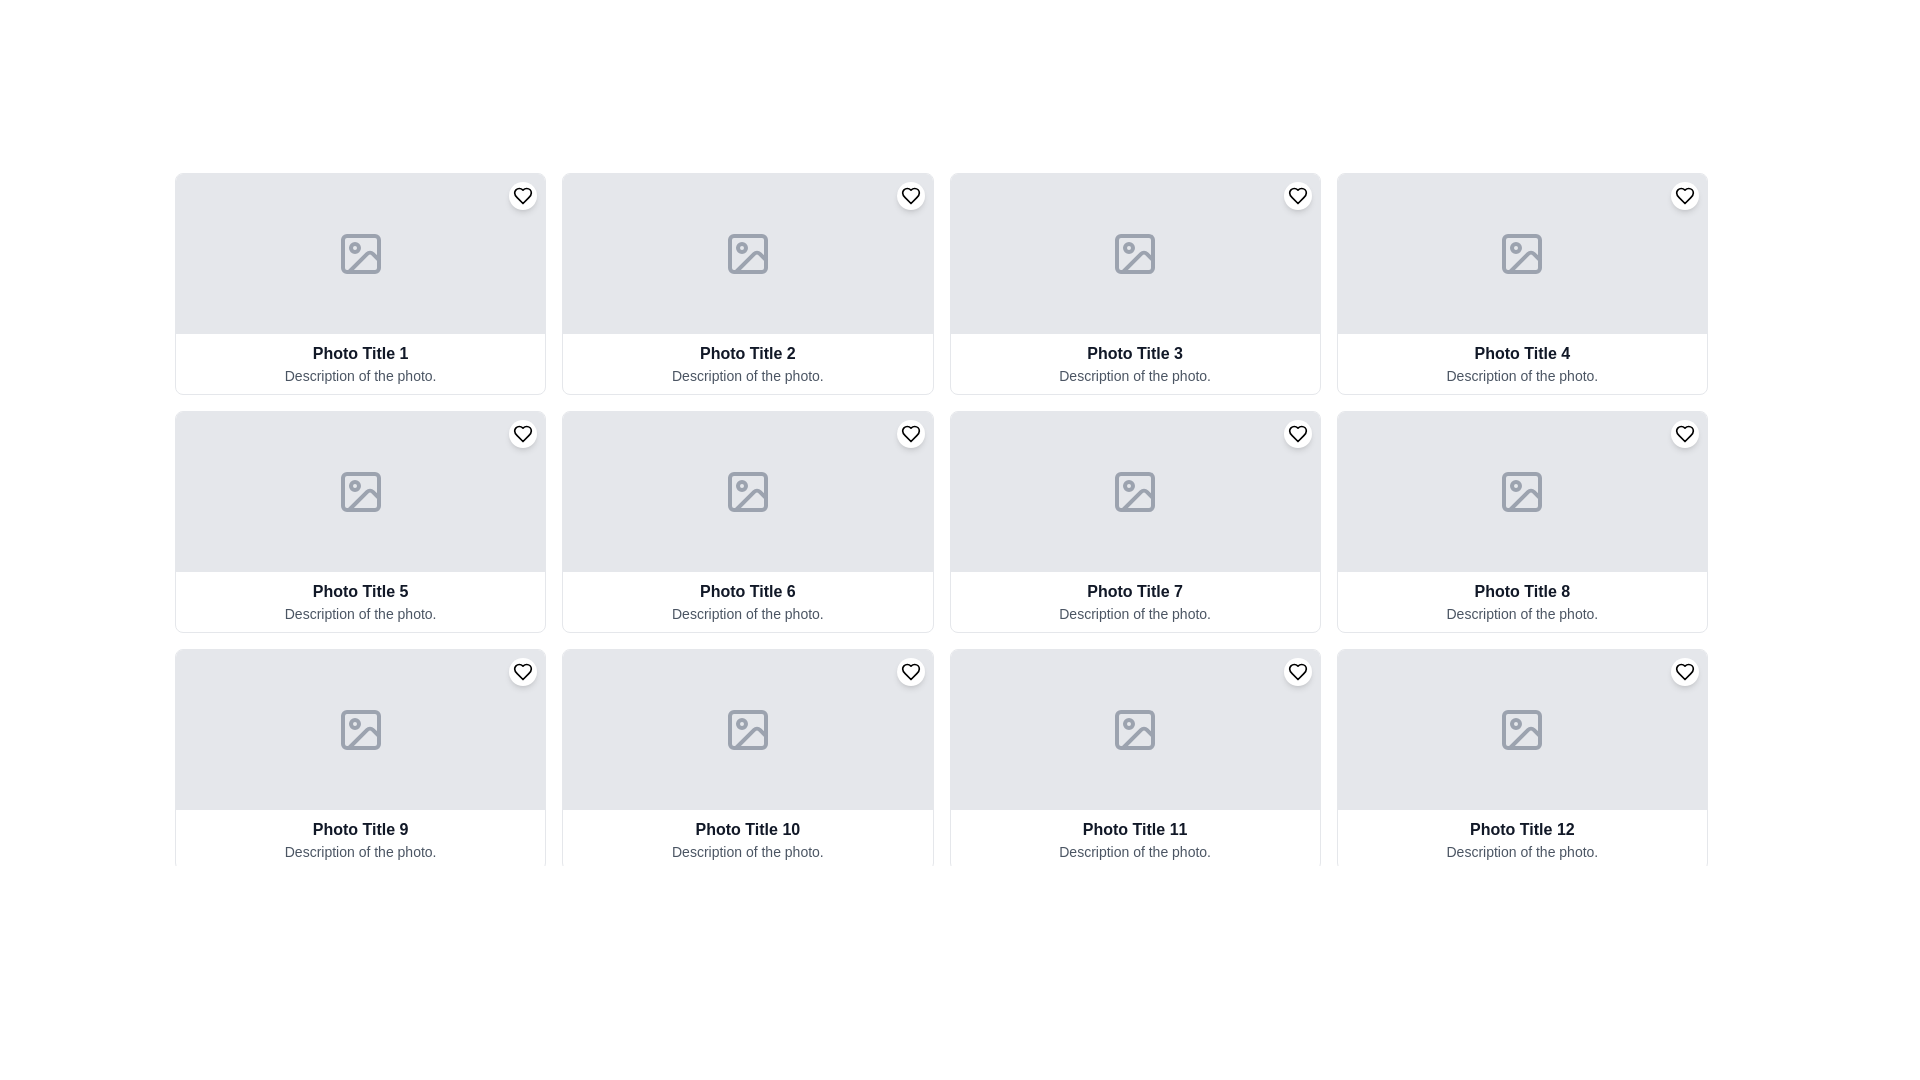 This screenshot has height=1080, width=1920. I want to click on the Text Label that serves as the title or heading for the associated image and description within the third card from the left in the top row of the grid layout, so click(1135, 353).